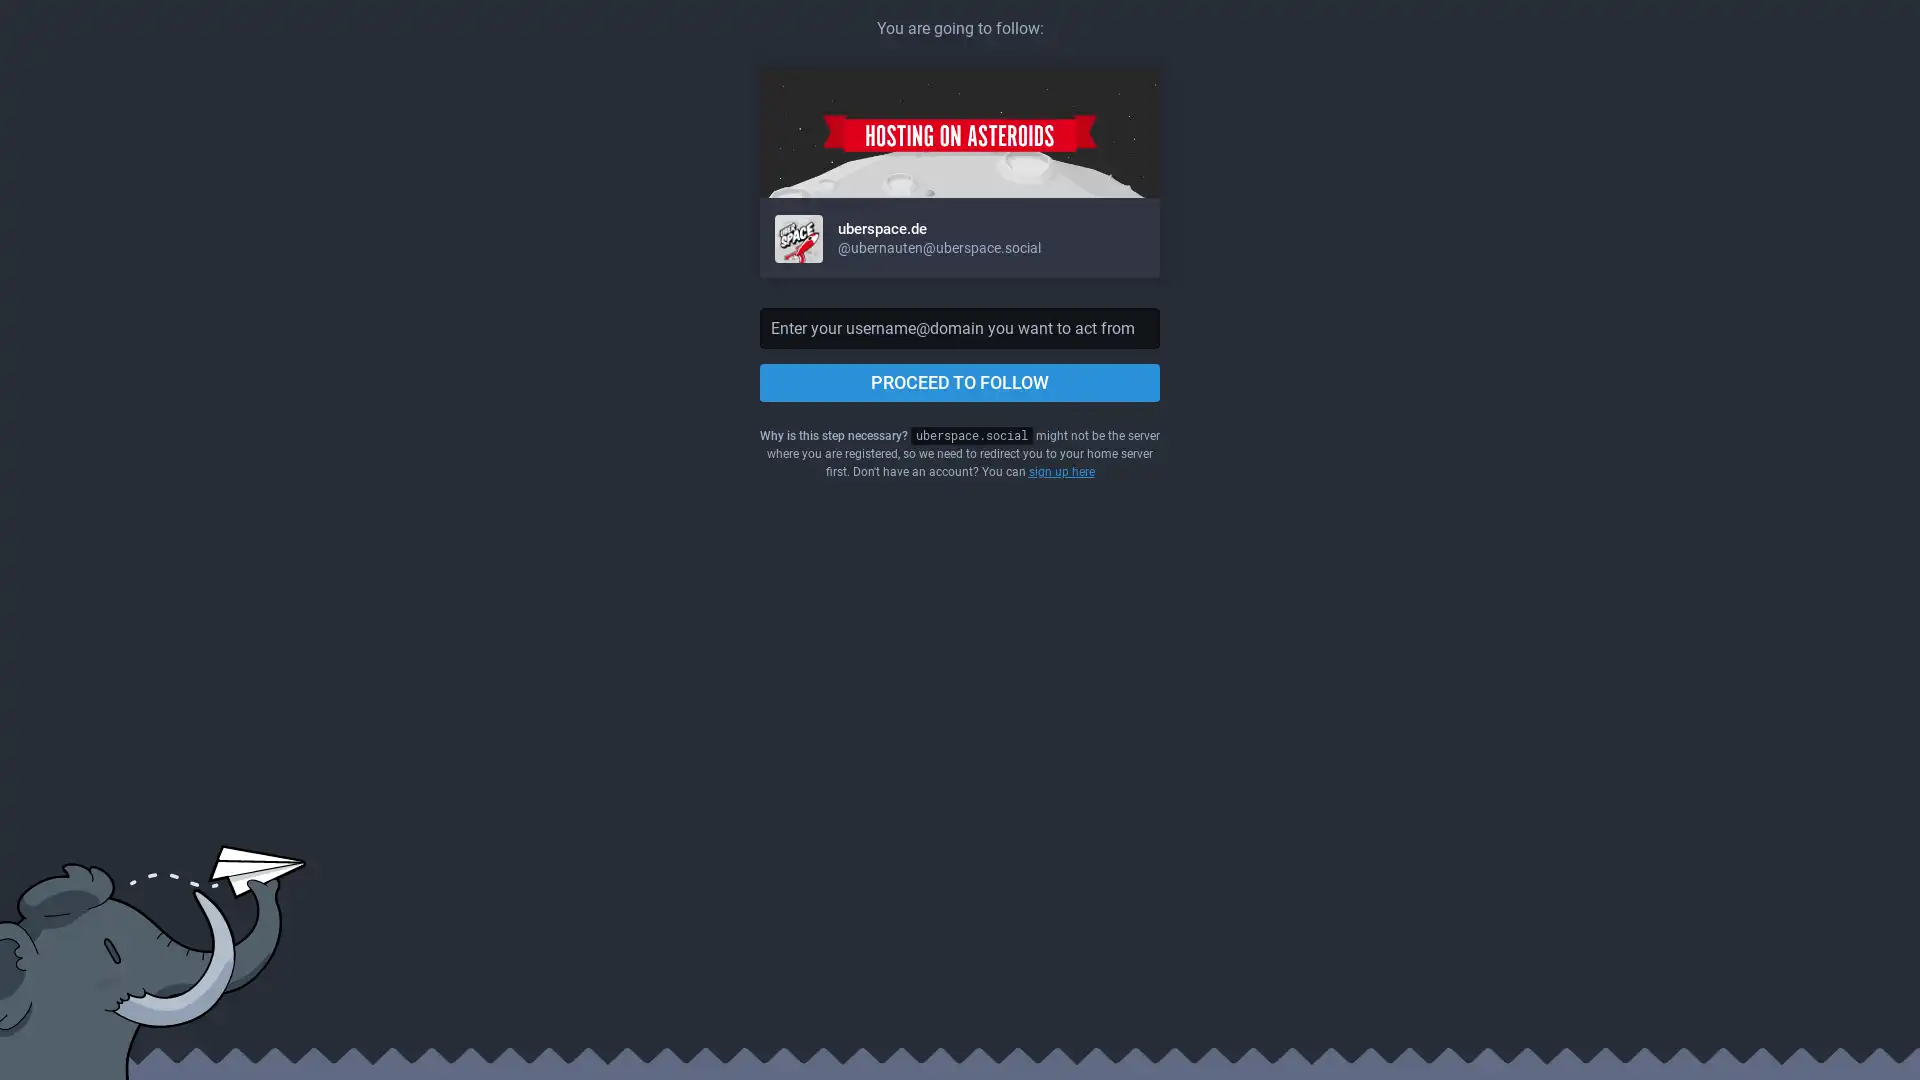  I want to click on PROCEED TO FOLLOW, so click(960, 382).